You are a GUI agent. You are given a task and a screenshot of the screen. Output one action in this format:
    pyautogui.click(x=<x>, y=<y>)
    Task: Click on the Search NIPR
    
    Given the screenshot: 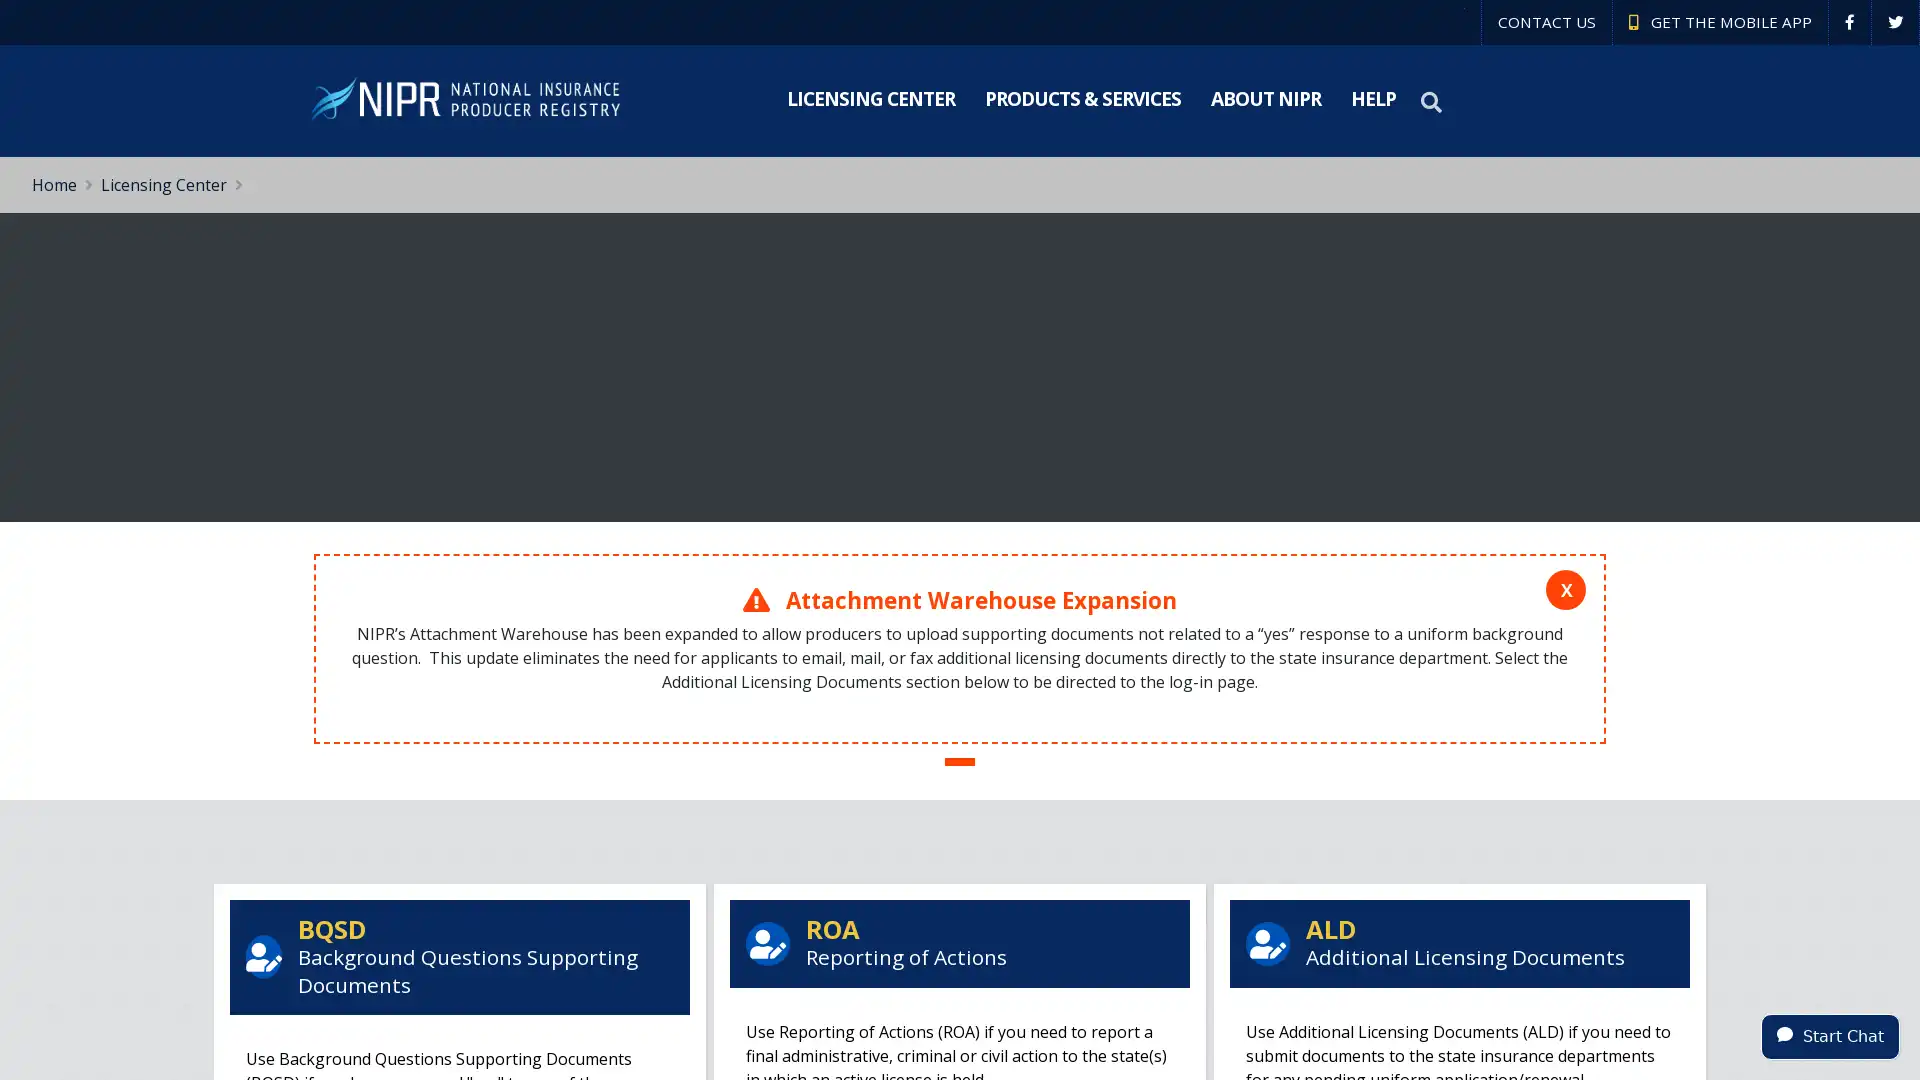 What is the action you would take?
    pyautogui.click(x=1433, y=101)
    